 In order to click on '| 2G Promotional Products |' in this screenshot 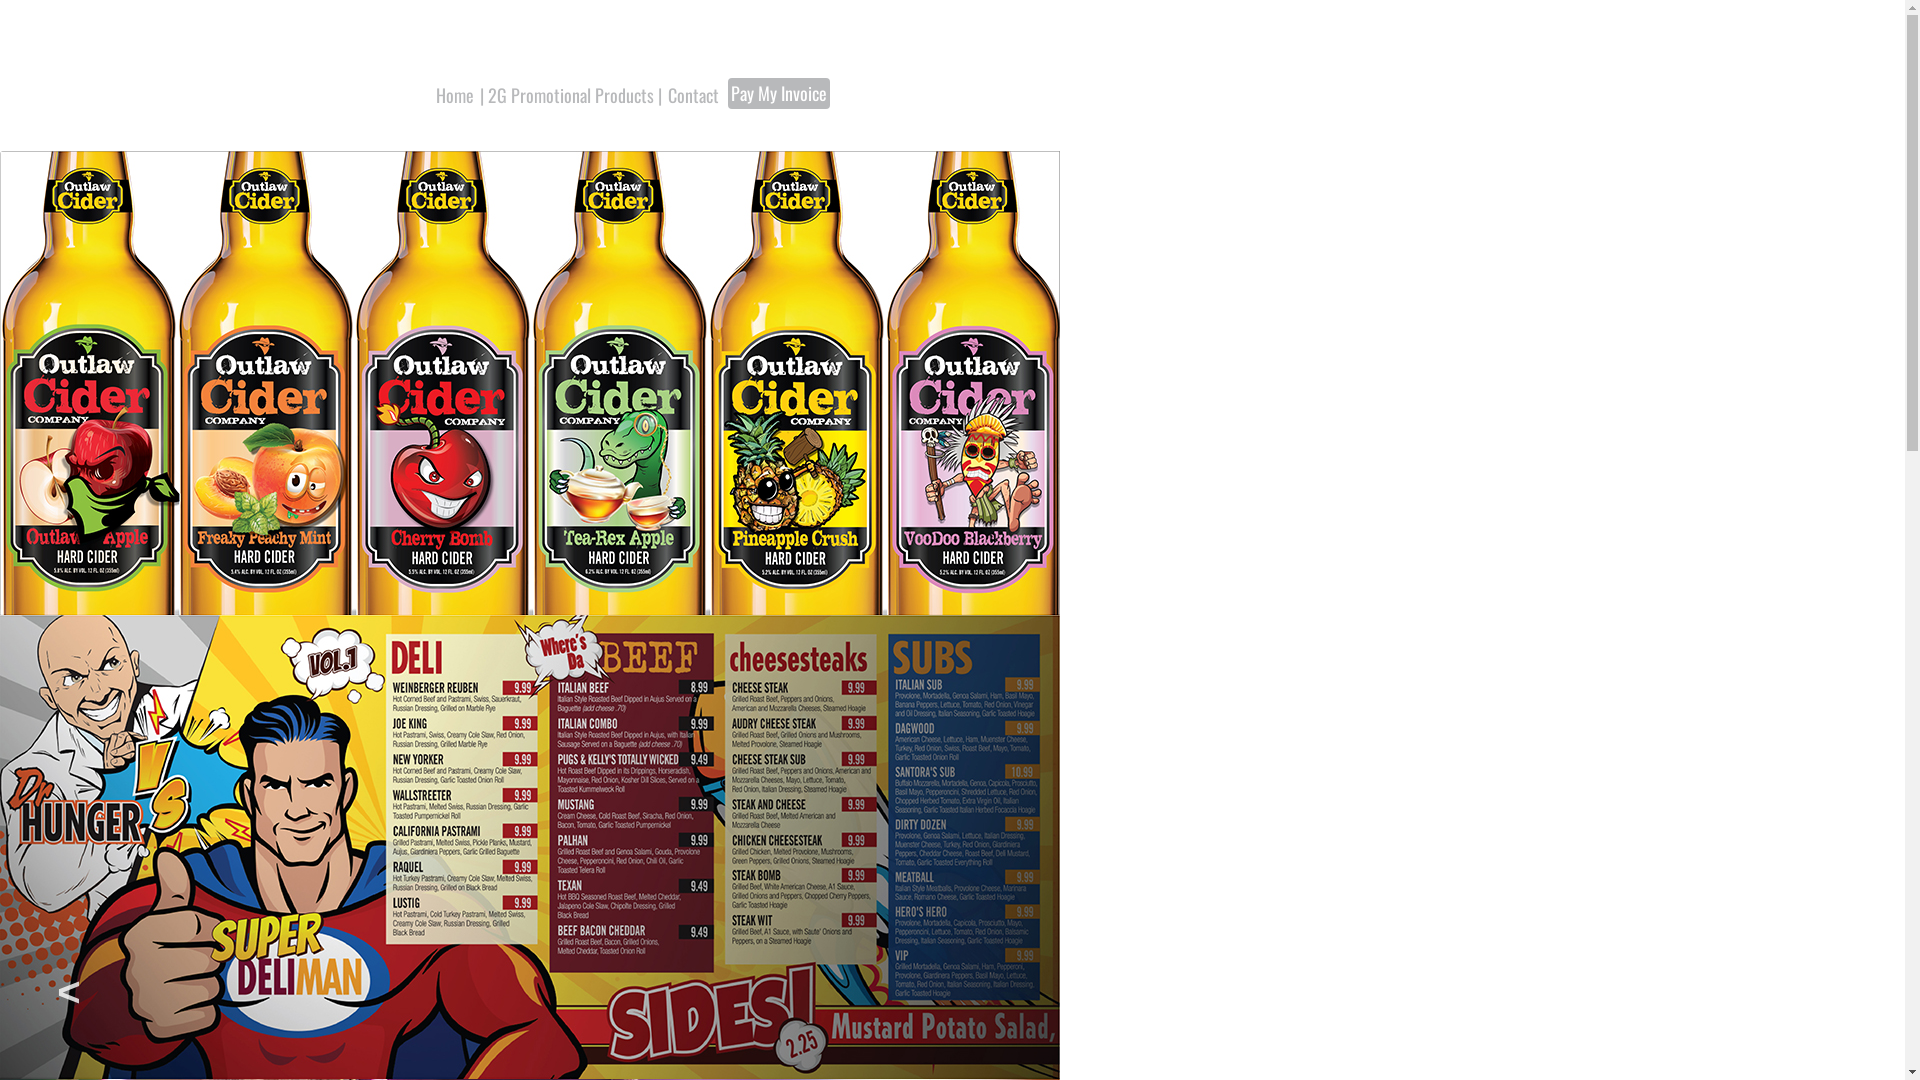, I will do `click(474, 95)`.